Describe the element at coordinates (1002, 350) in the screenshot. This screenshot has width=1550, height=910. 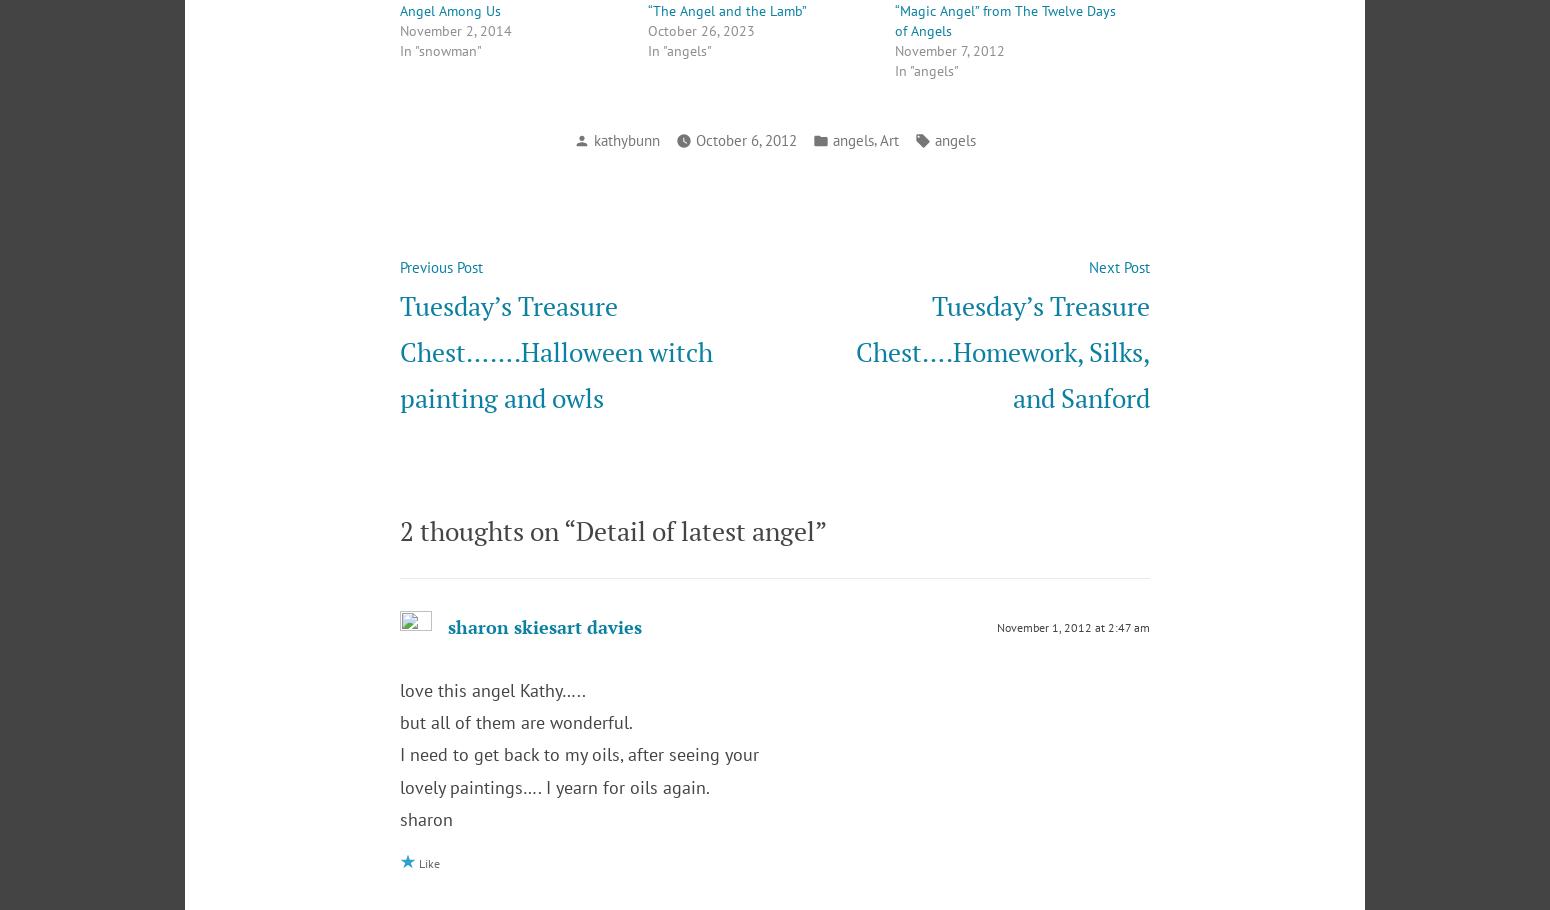
I see `'Tuesday’s Treasure Chest….Homework, Silks, and Sanford'` at that location.